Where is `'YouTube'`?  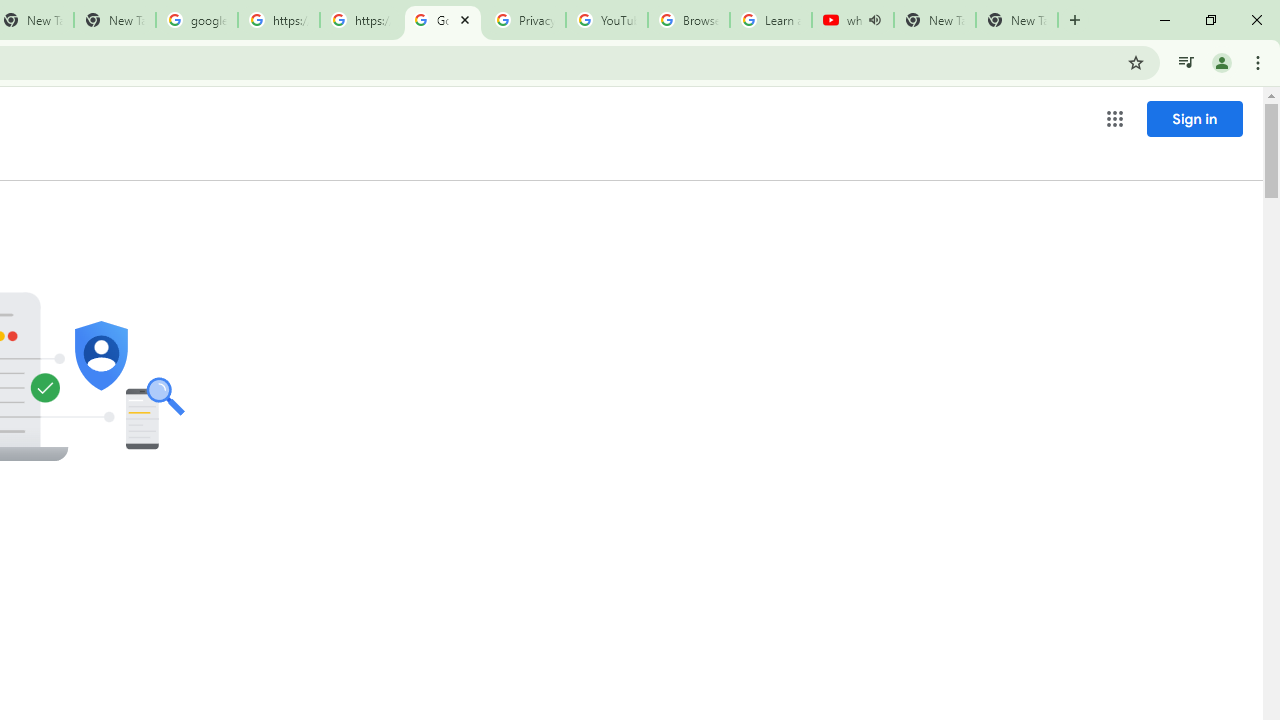 'YouTube' is located at coordinates (605, 20).